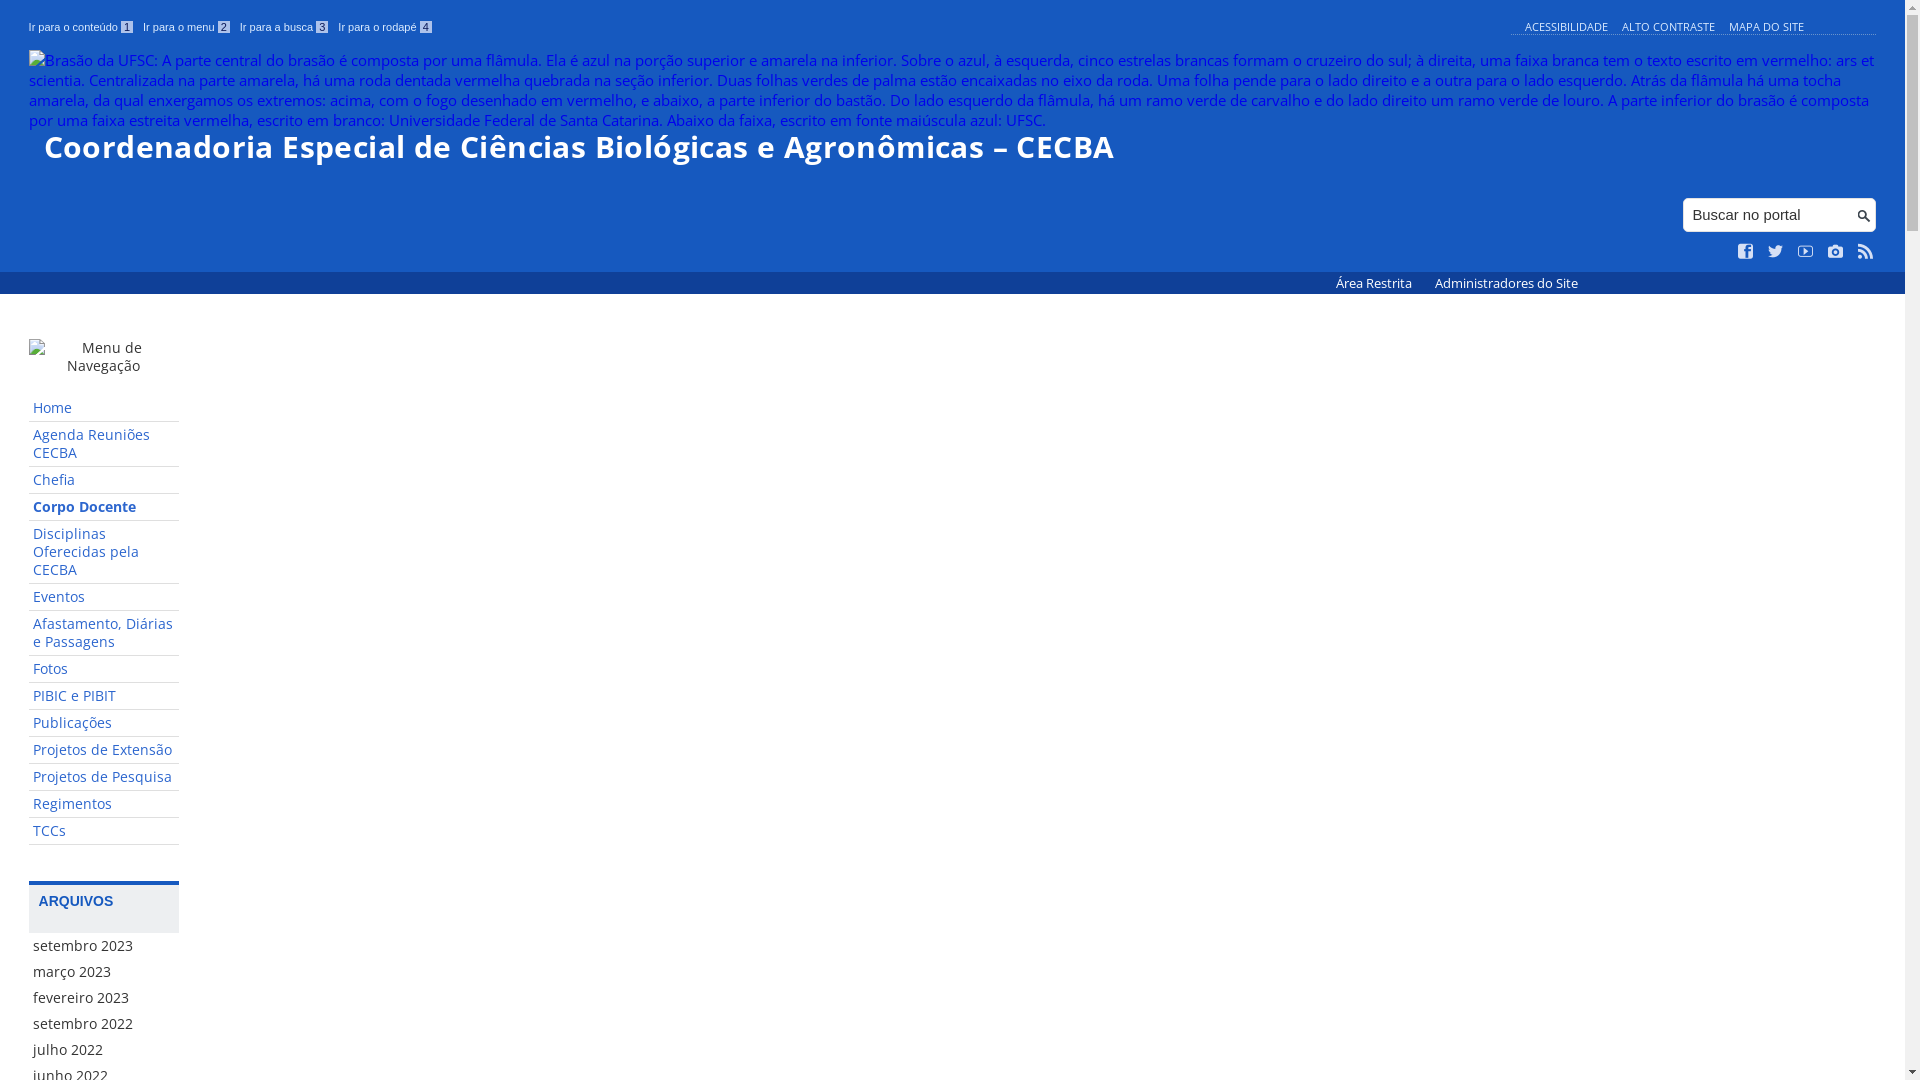 The width and height of the screenshot is (1920, 1080). I want to click on 'MAPA DO SITE', so click(1766, 26).